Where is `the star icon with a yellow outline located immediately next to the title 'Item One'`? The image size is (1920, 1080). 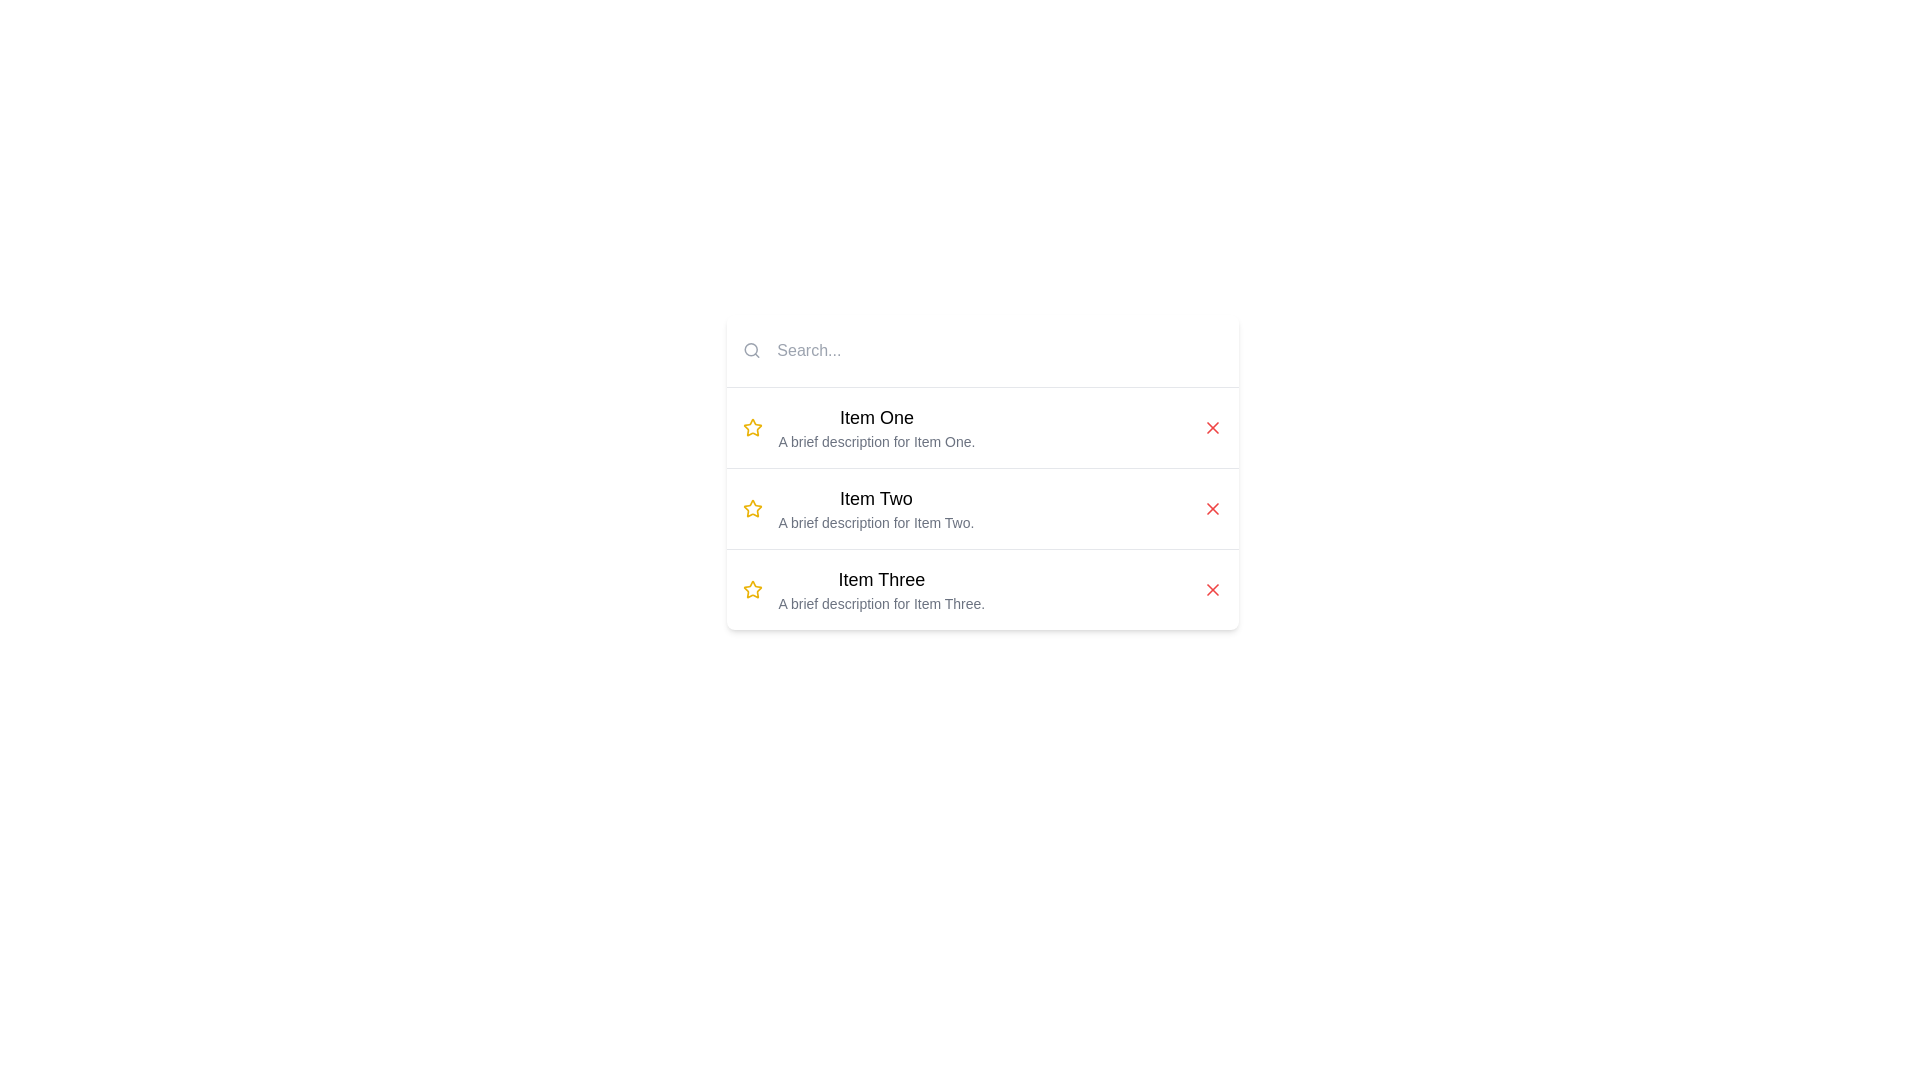 the star icon with a yellow outline located immediately next to the title 'Item One' is located at coordinates (751, 427).